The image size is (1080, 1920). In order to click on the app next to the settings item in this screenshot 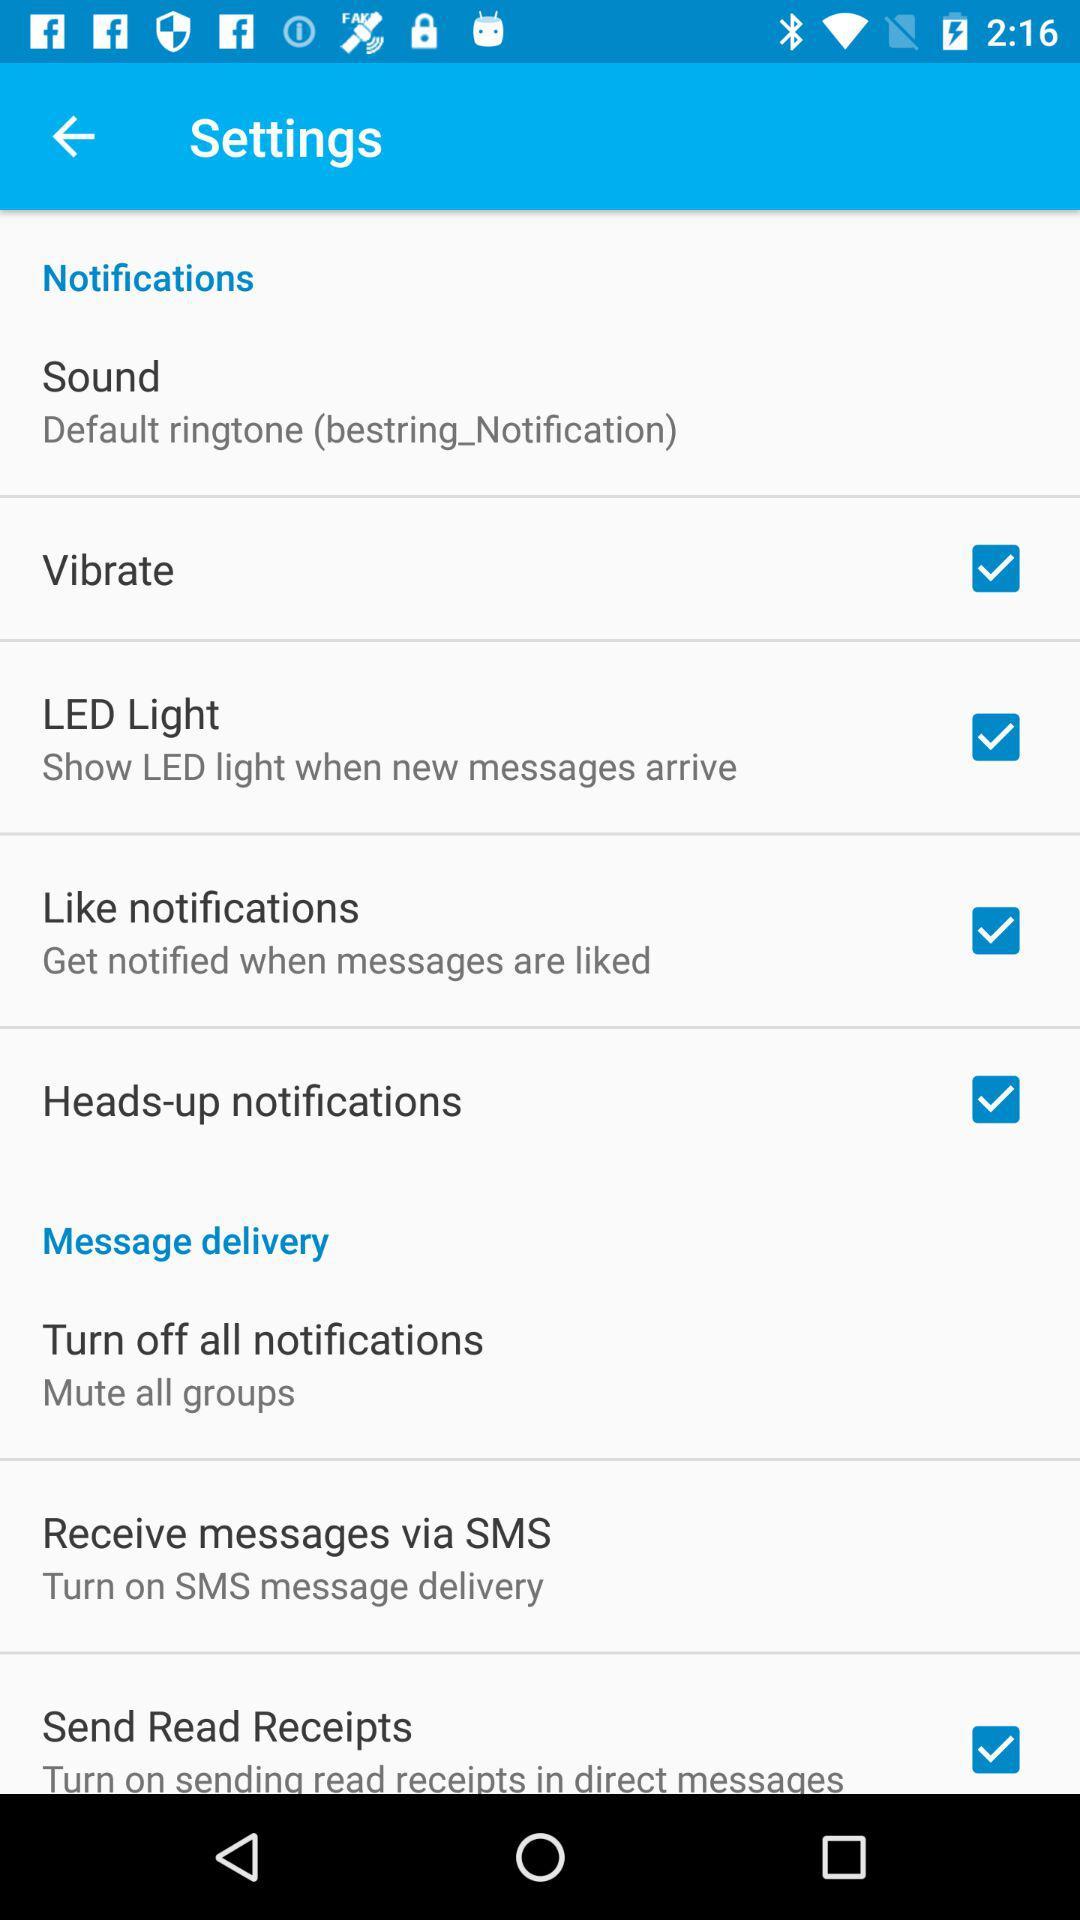, I will do `click(72, 135)`.